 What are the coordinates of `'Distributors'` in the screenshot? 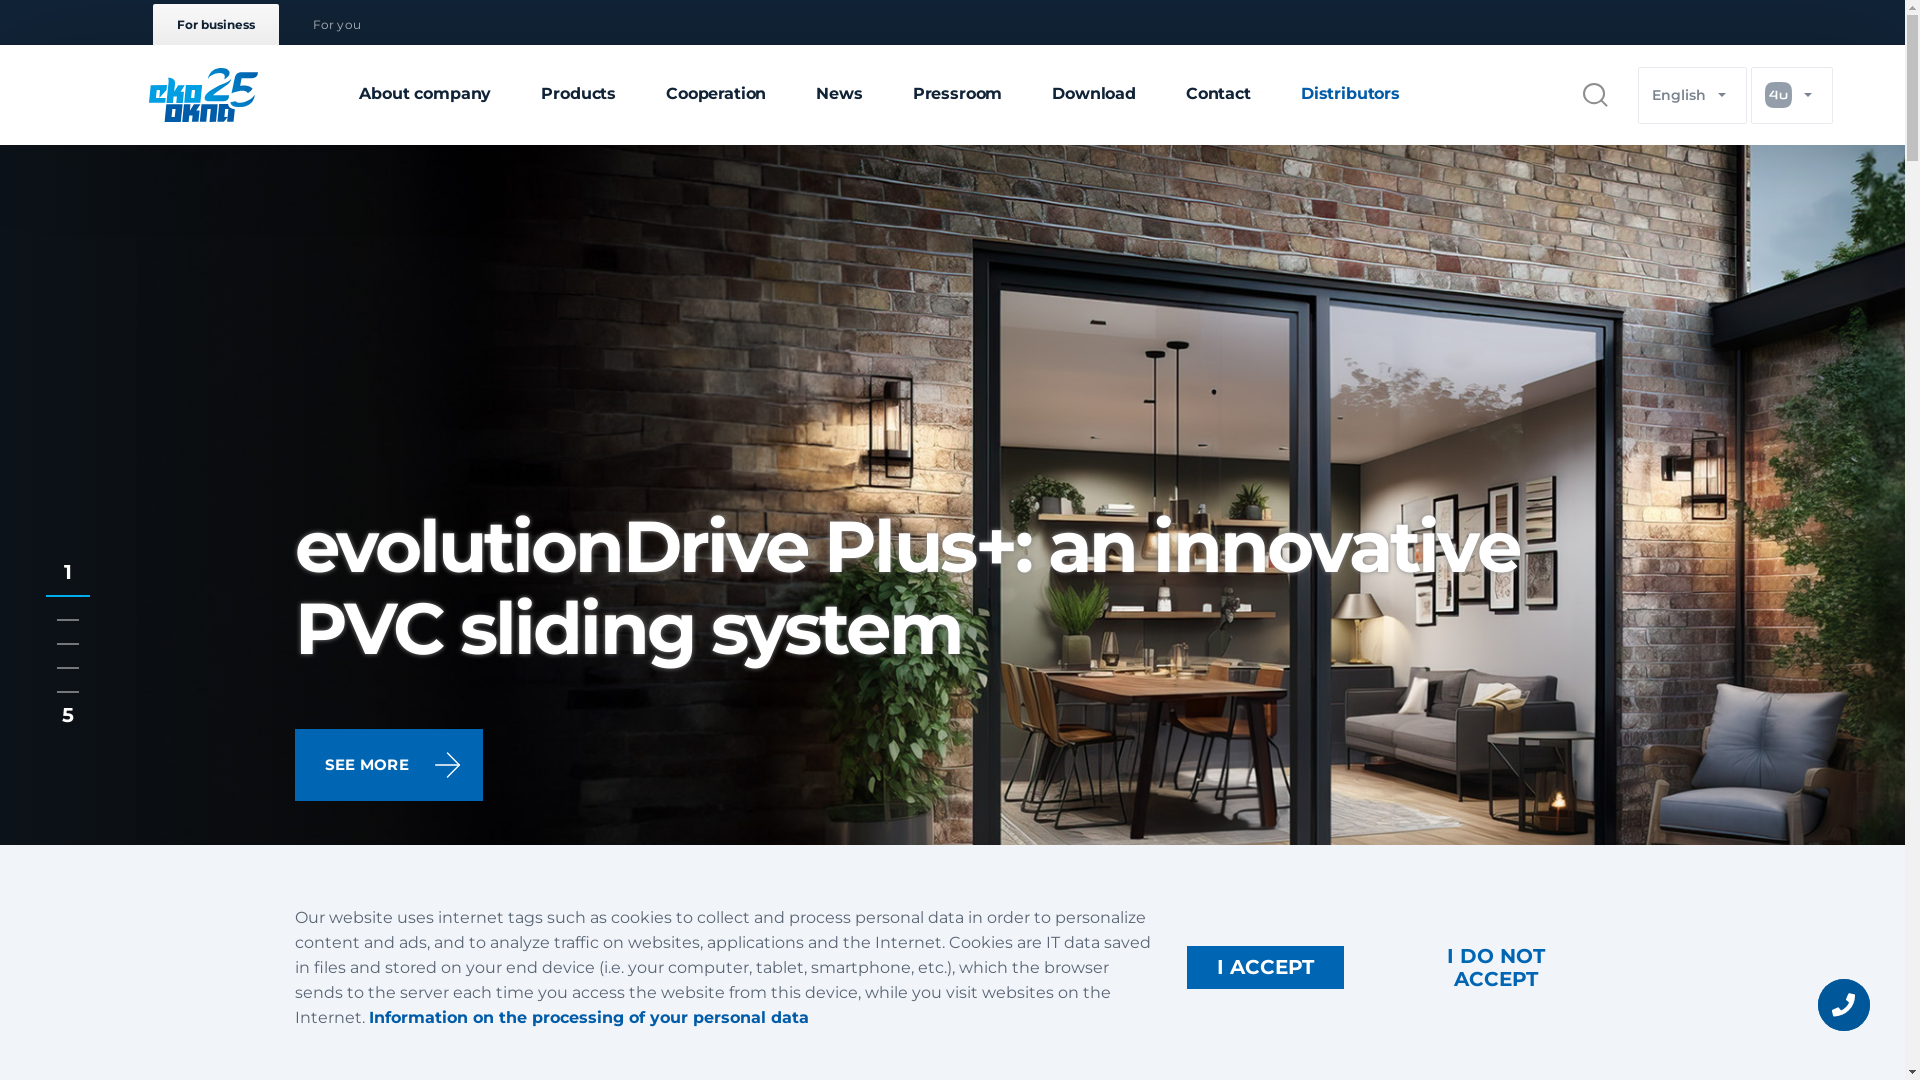 It's located at (1350, 95).